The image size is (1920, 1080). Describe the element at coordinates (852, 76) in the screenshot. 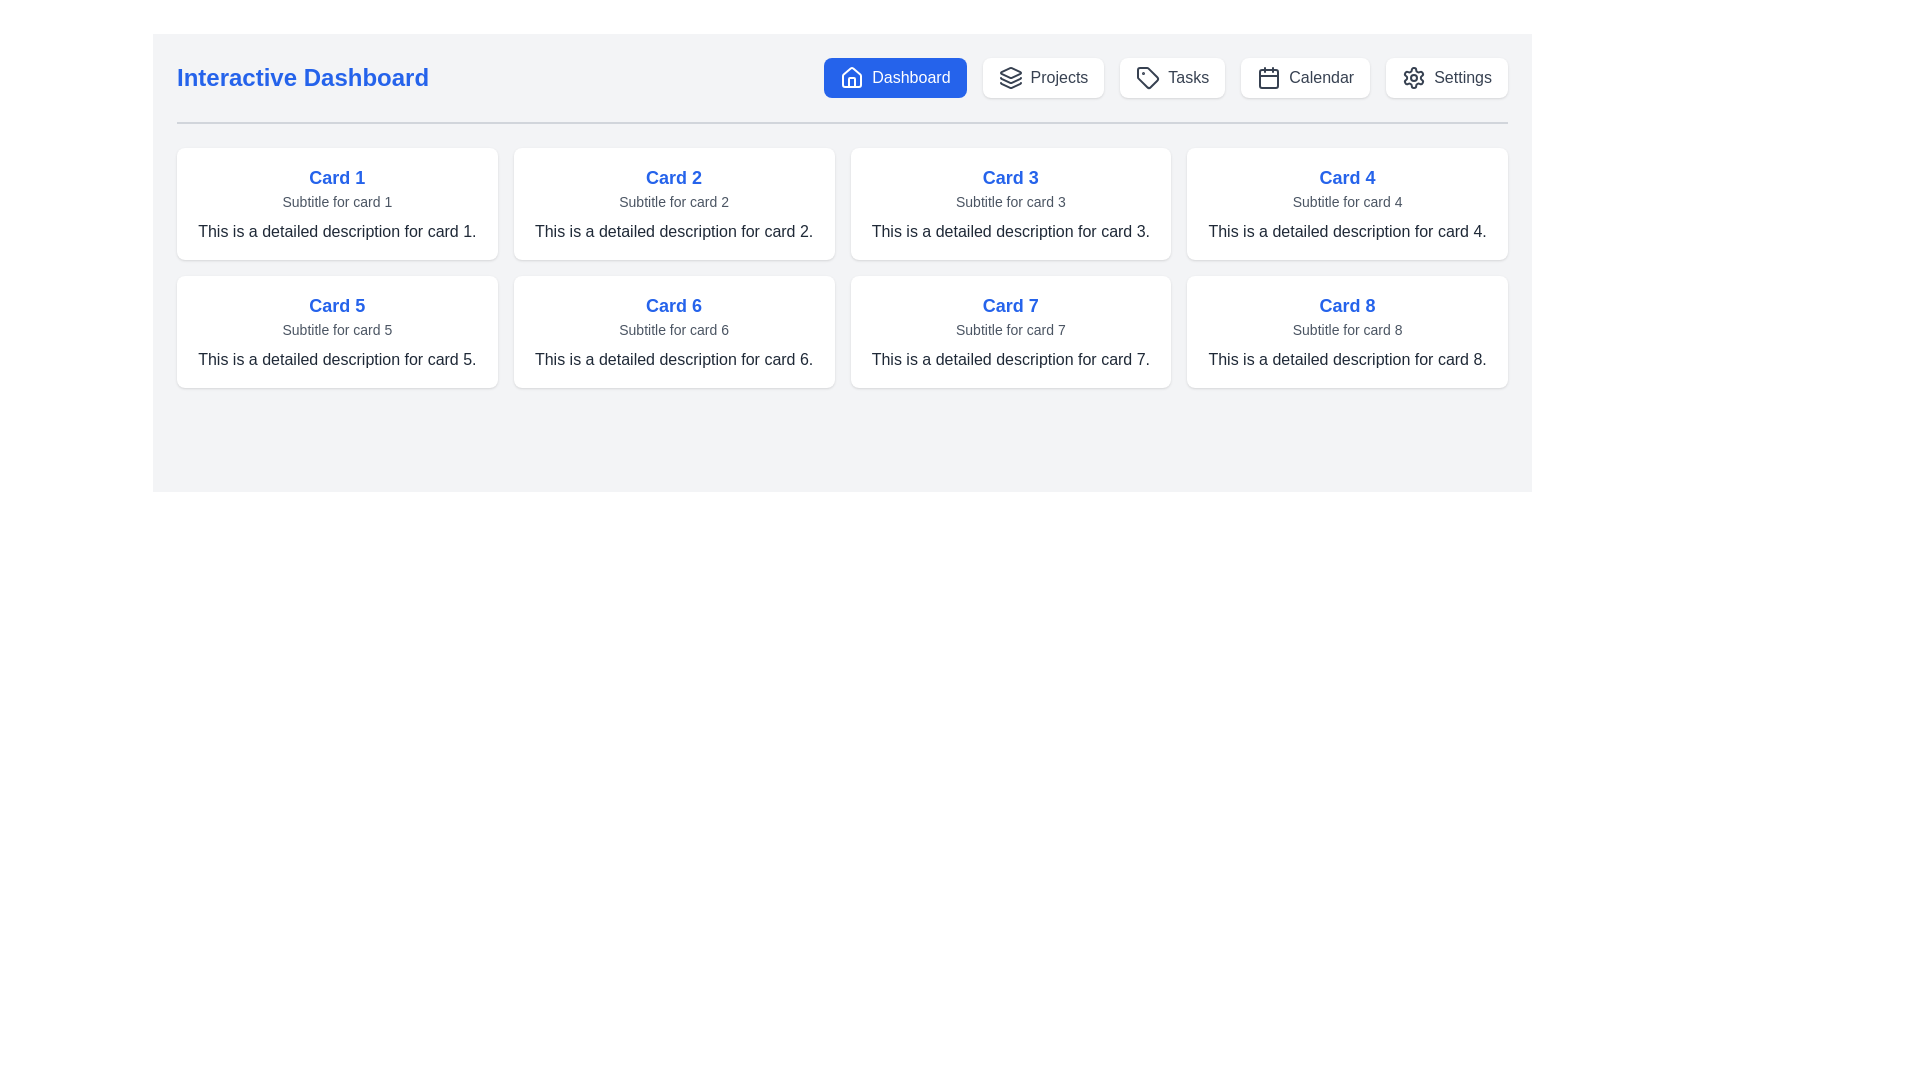

I see `the 'Dashboard' icon in the navigation bar` at that location.